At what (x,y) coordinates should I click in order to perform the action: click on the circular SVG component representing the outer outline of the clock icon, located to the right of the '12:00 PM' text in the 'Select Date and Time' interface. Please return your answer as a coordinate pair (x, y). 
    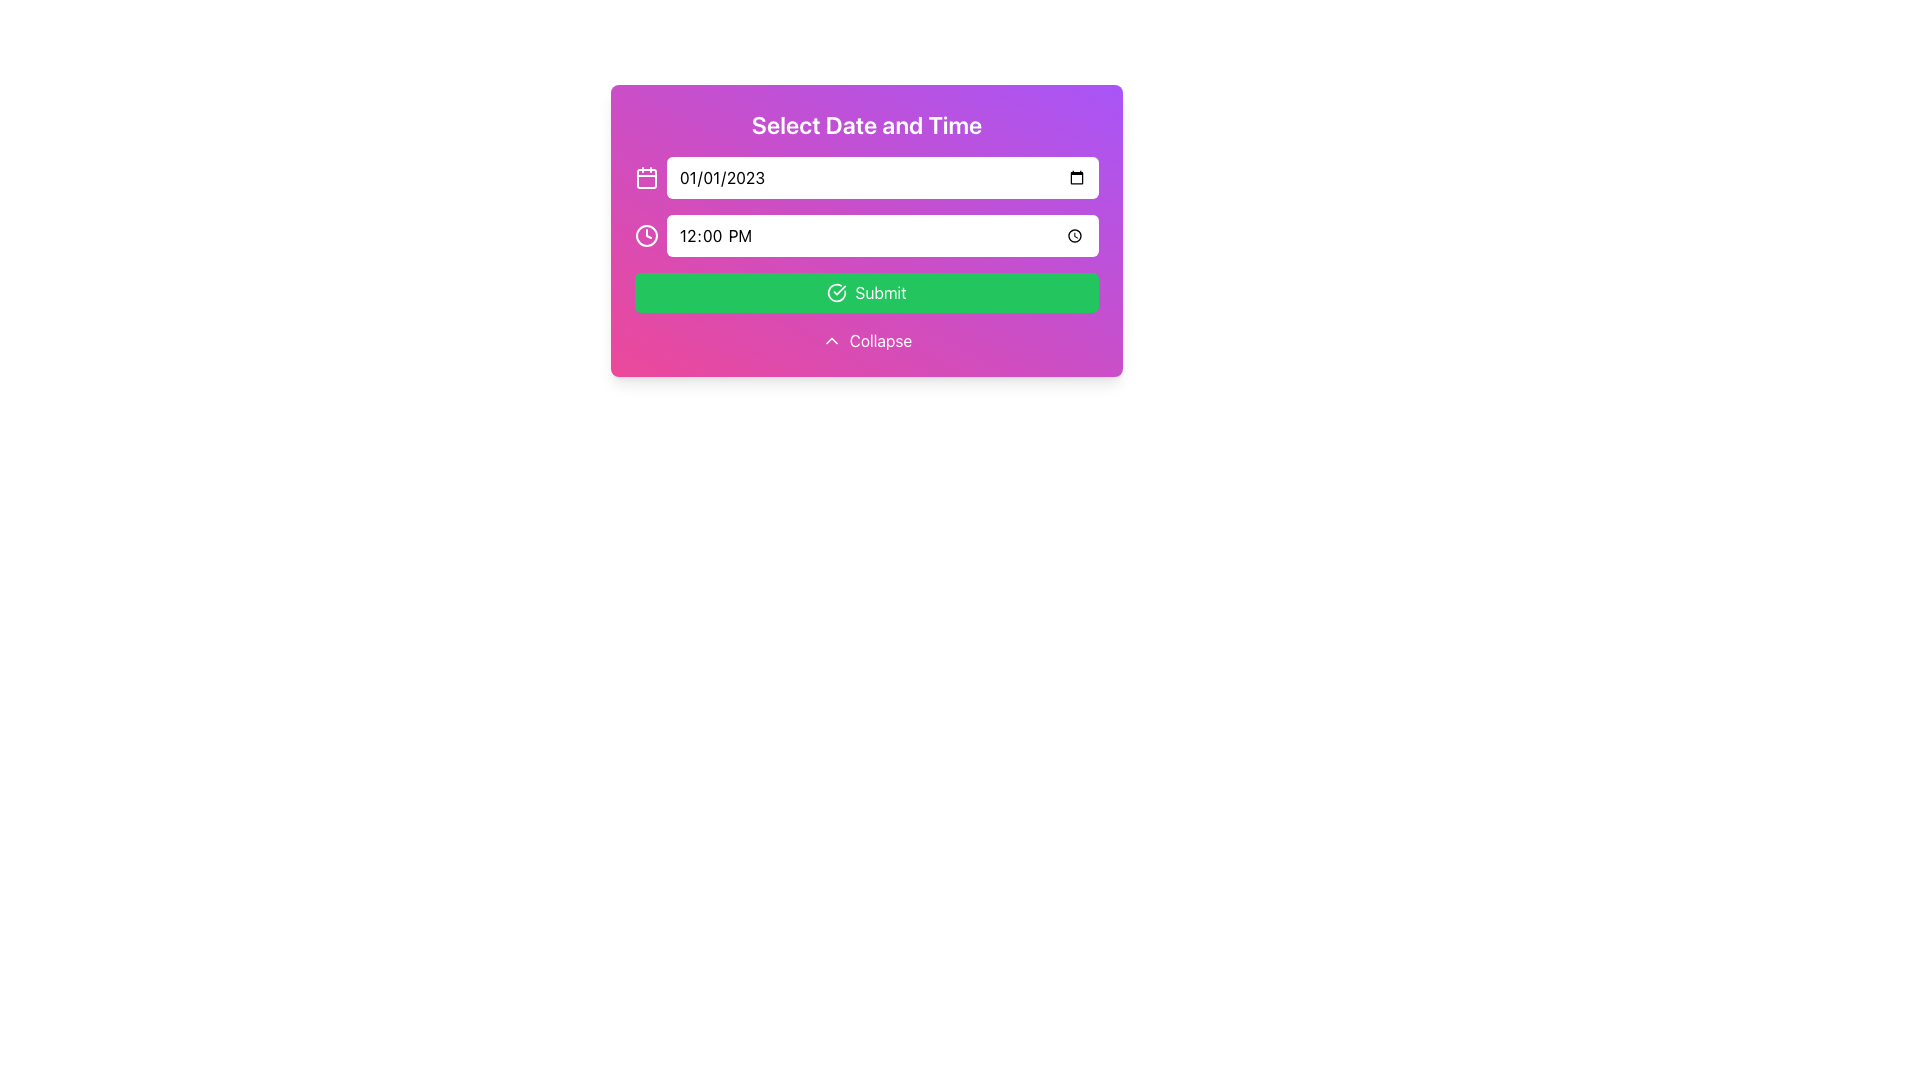
    Looking at the image, I should click on (647, 234).